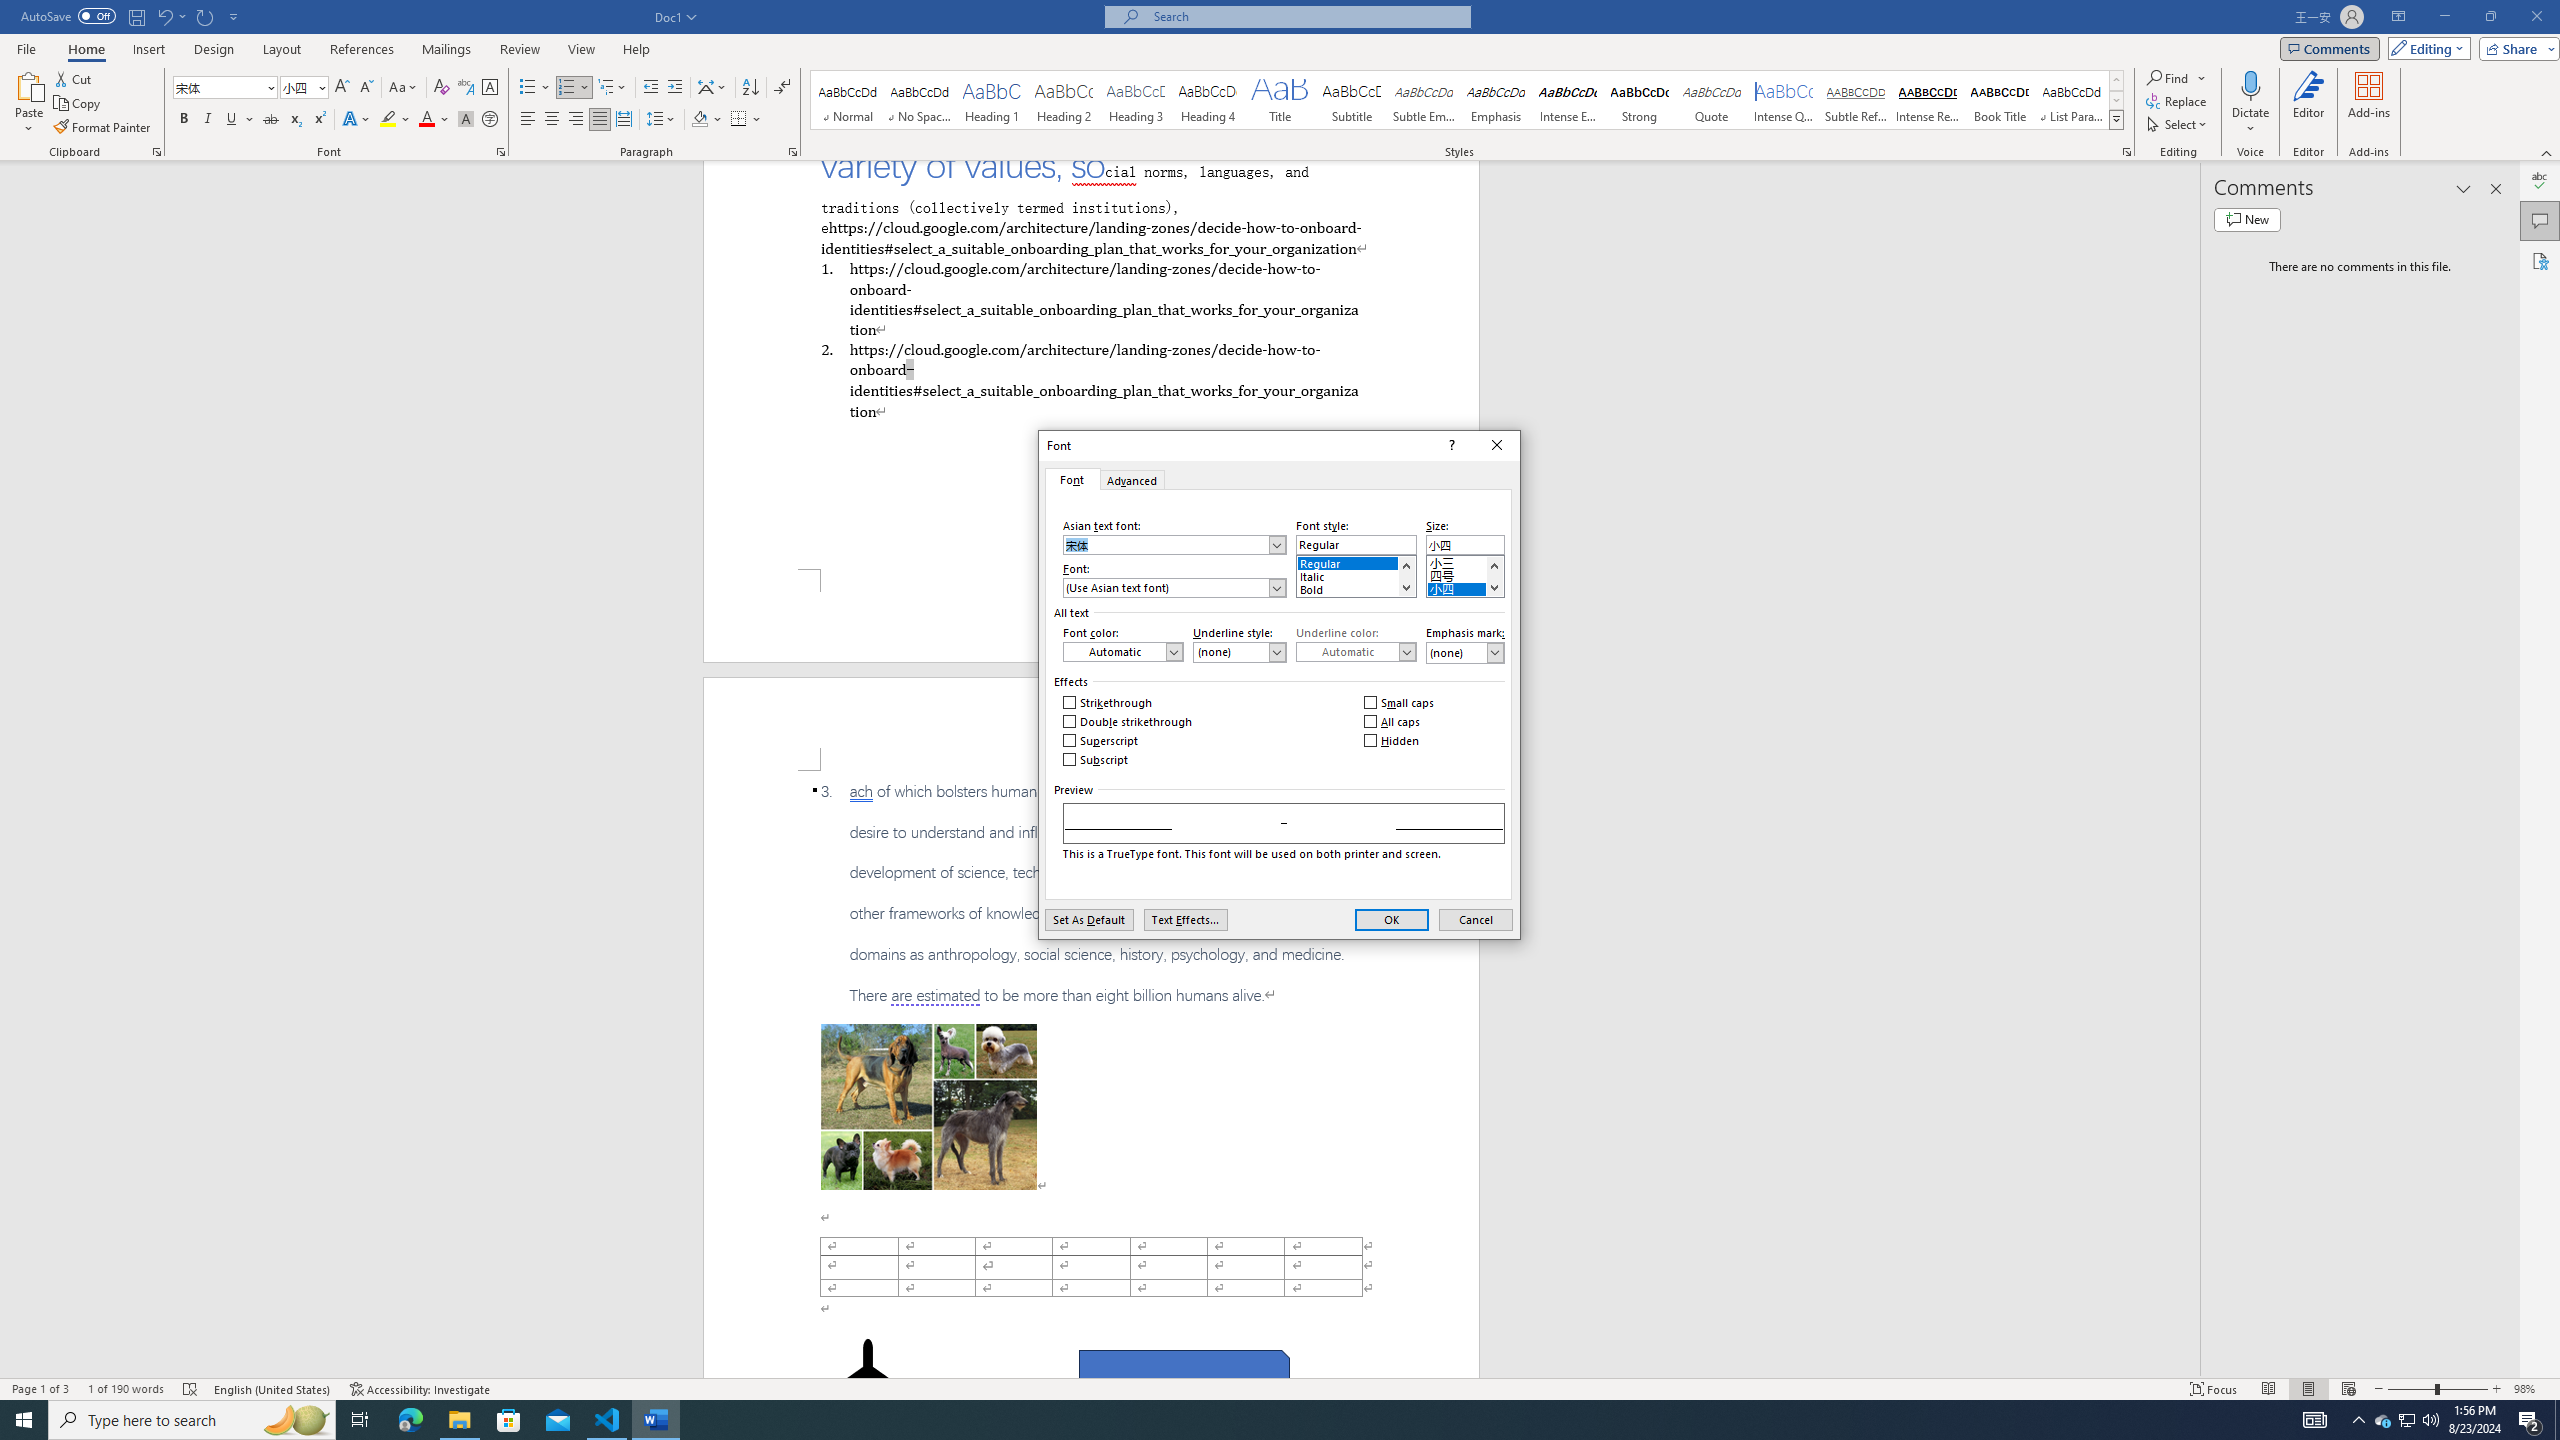  What do you see at coordinates (1406, 575) in the screenshot?
I see `'AutomationID: 1795'` at bounding box center [1406, 575].